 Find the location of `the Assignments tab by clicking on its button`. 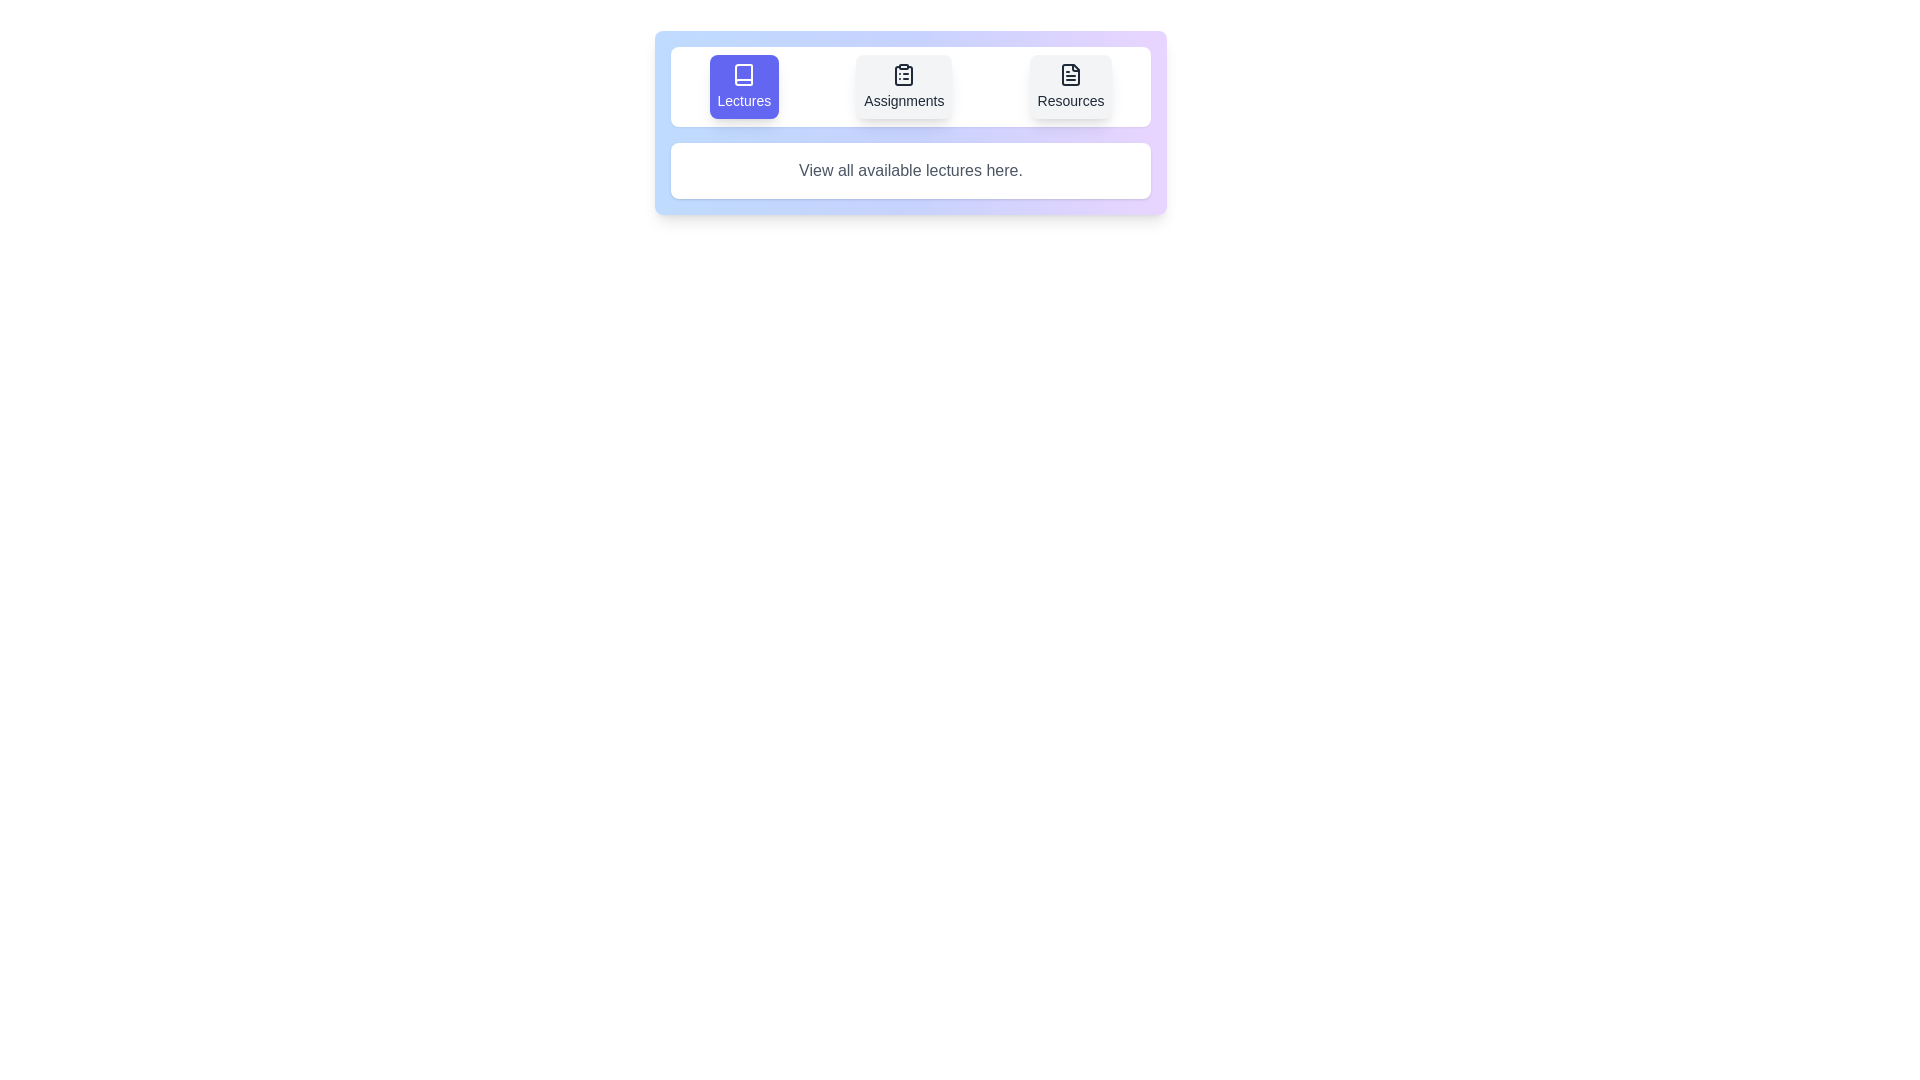

the Assignments tab by clicking on its button is located at coordinates (902, 86).